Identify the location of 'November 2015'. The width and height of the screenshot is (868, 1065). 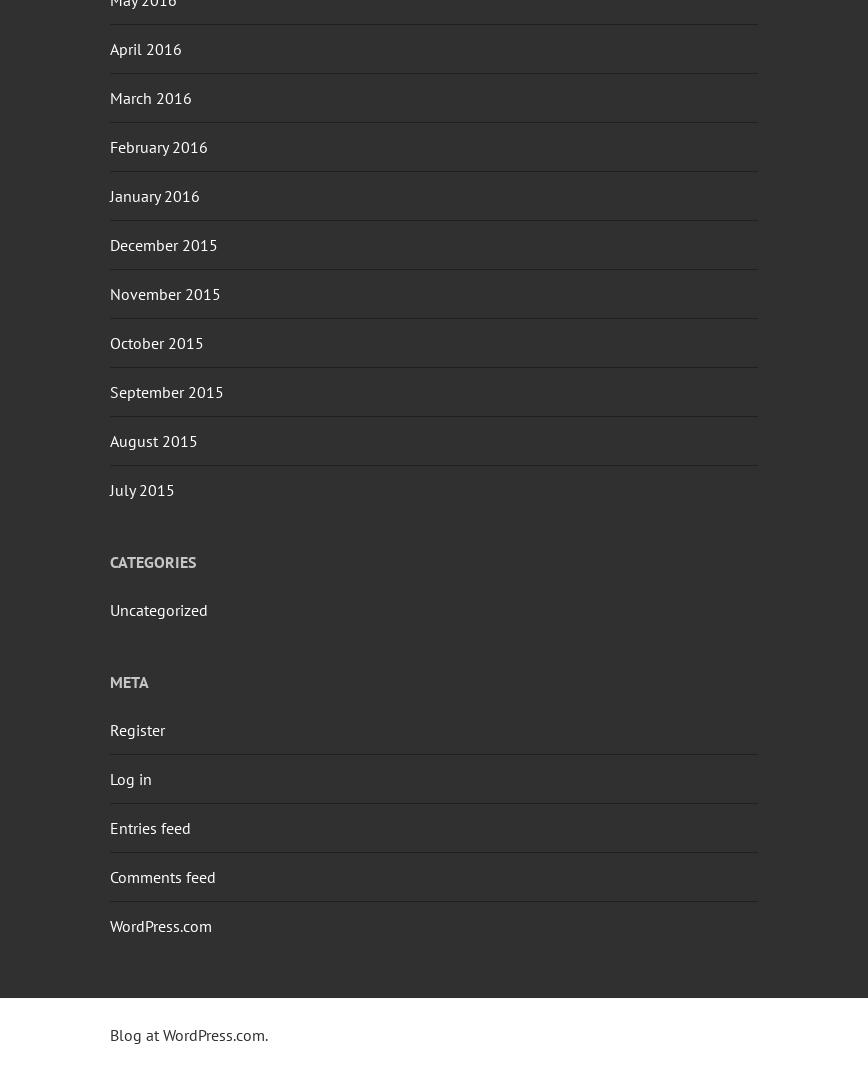
(109, 291).